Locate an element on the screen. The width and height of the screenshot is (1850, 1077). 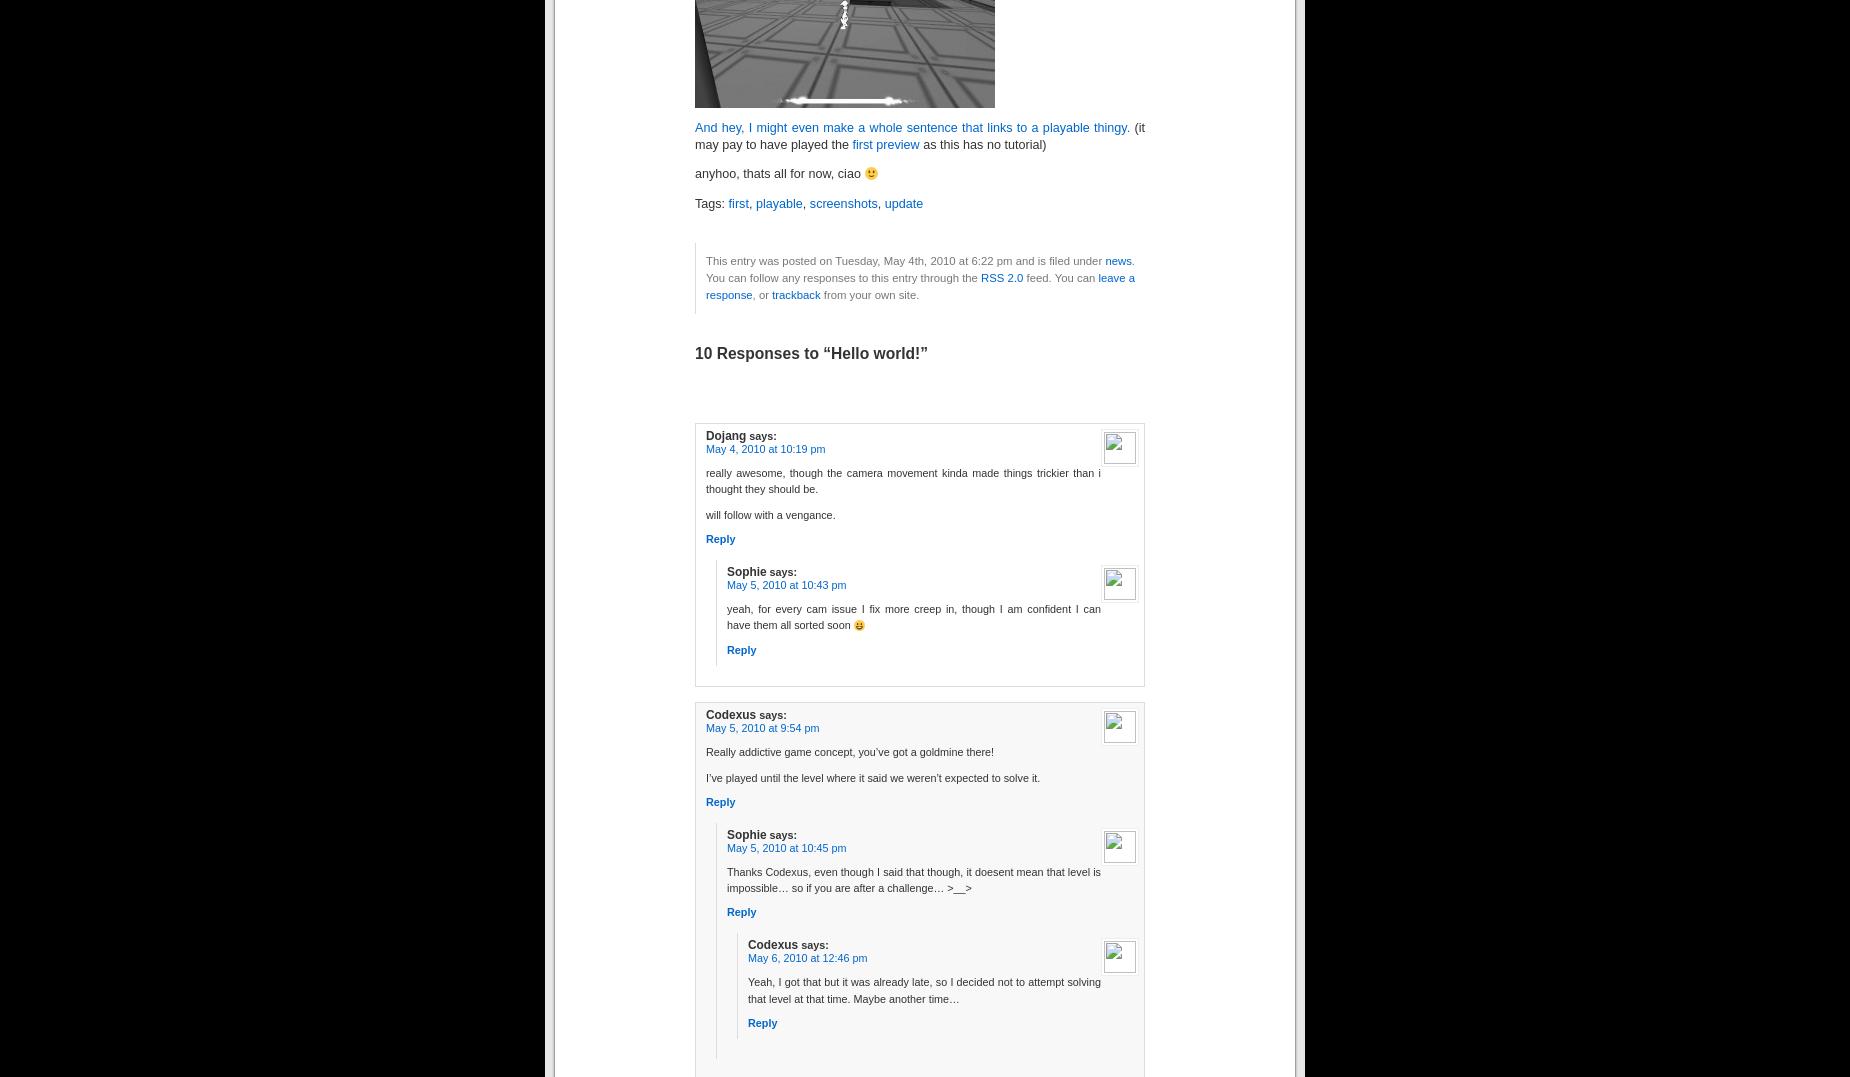
'.
						You can follow any responses to this entry through the' is located at coordinates (920, 267).